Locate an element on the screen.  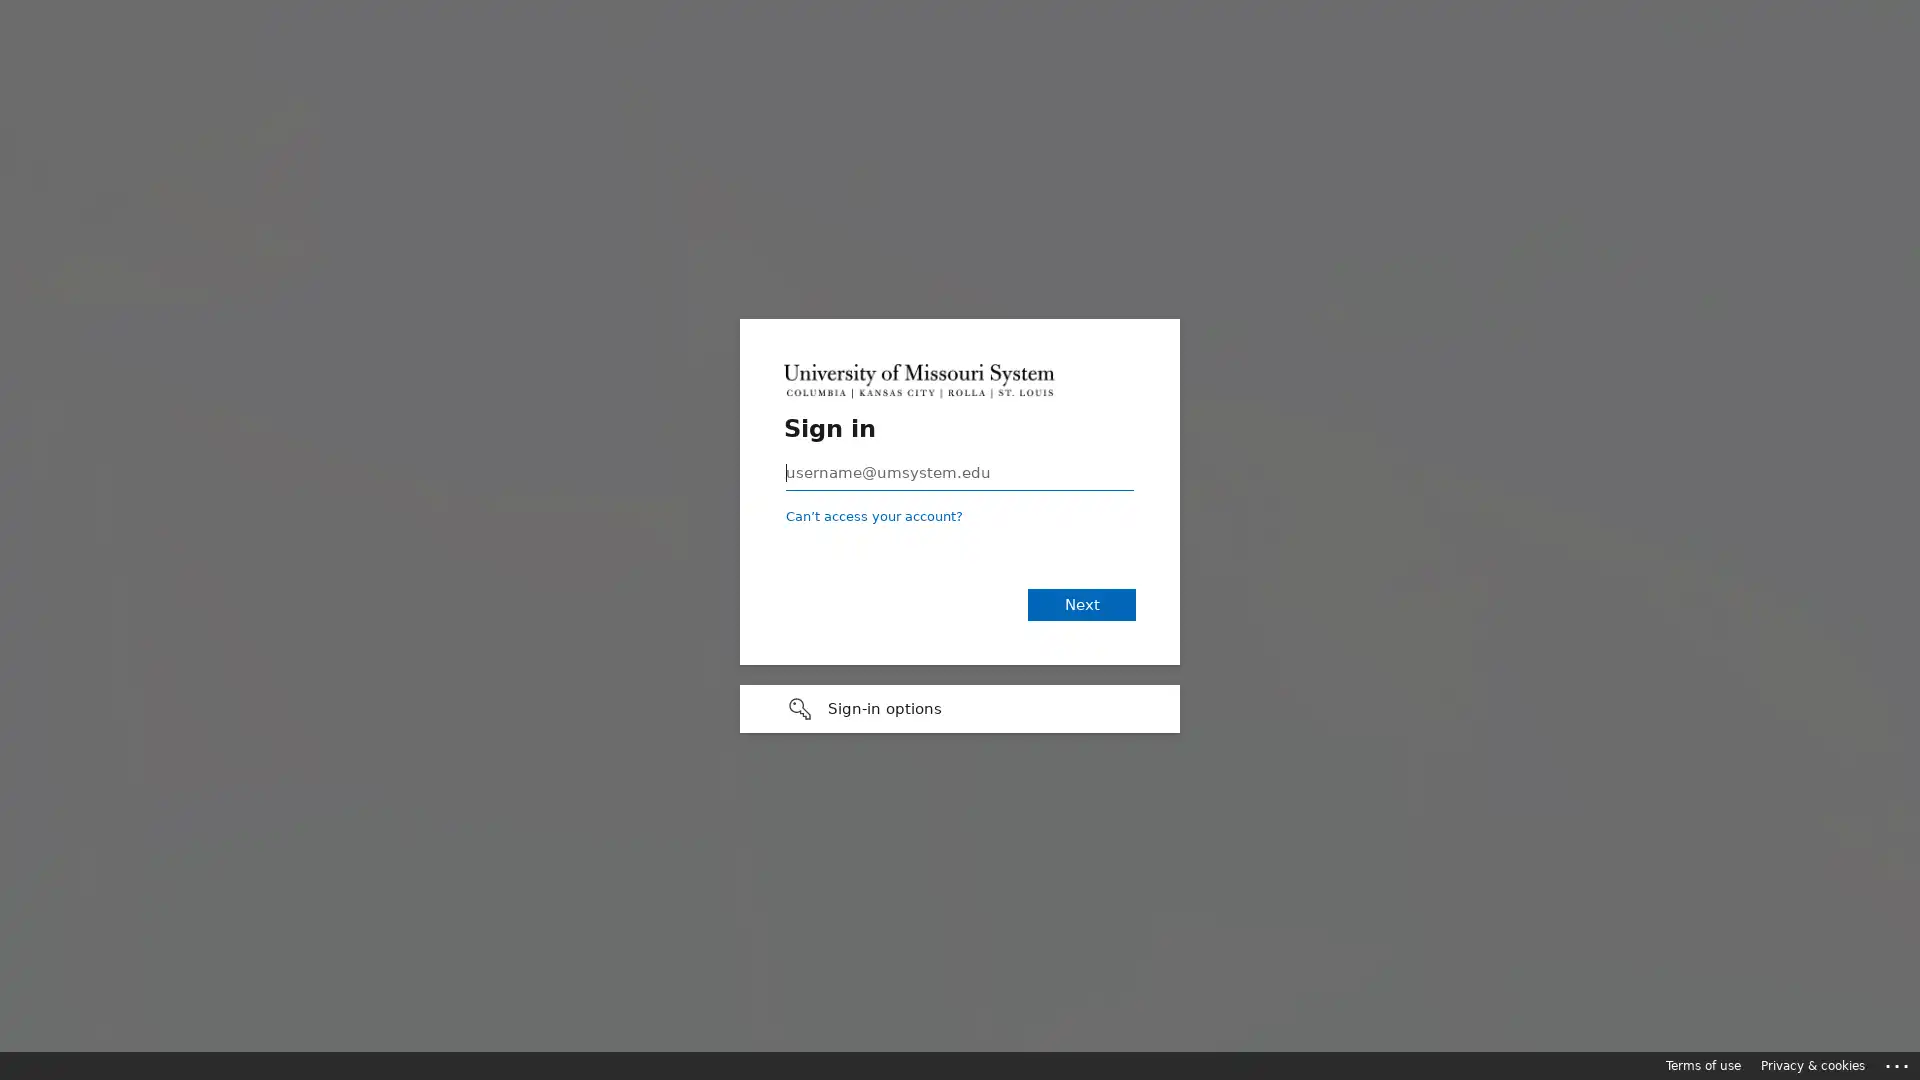
Next is located at coordinates (1080, 604).